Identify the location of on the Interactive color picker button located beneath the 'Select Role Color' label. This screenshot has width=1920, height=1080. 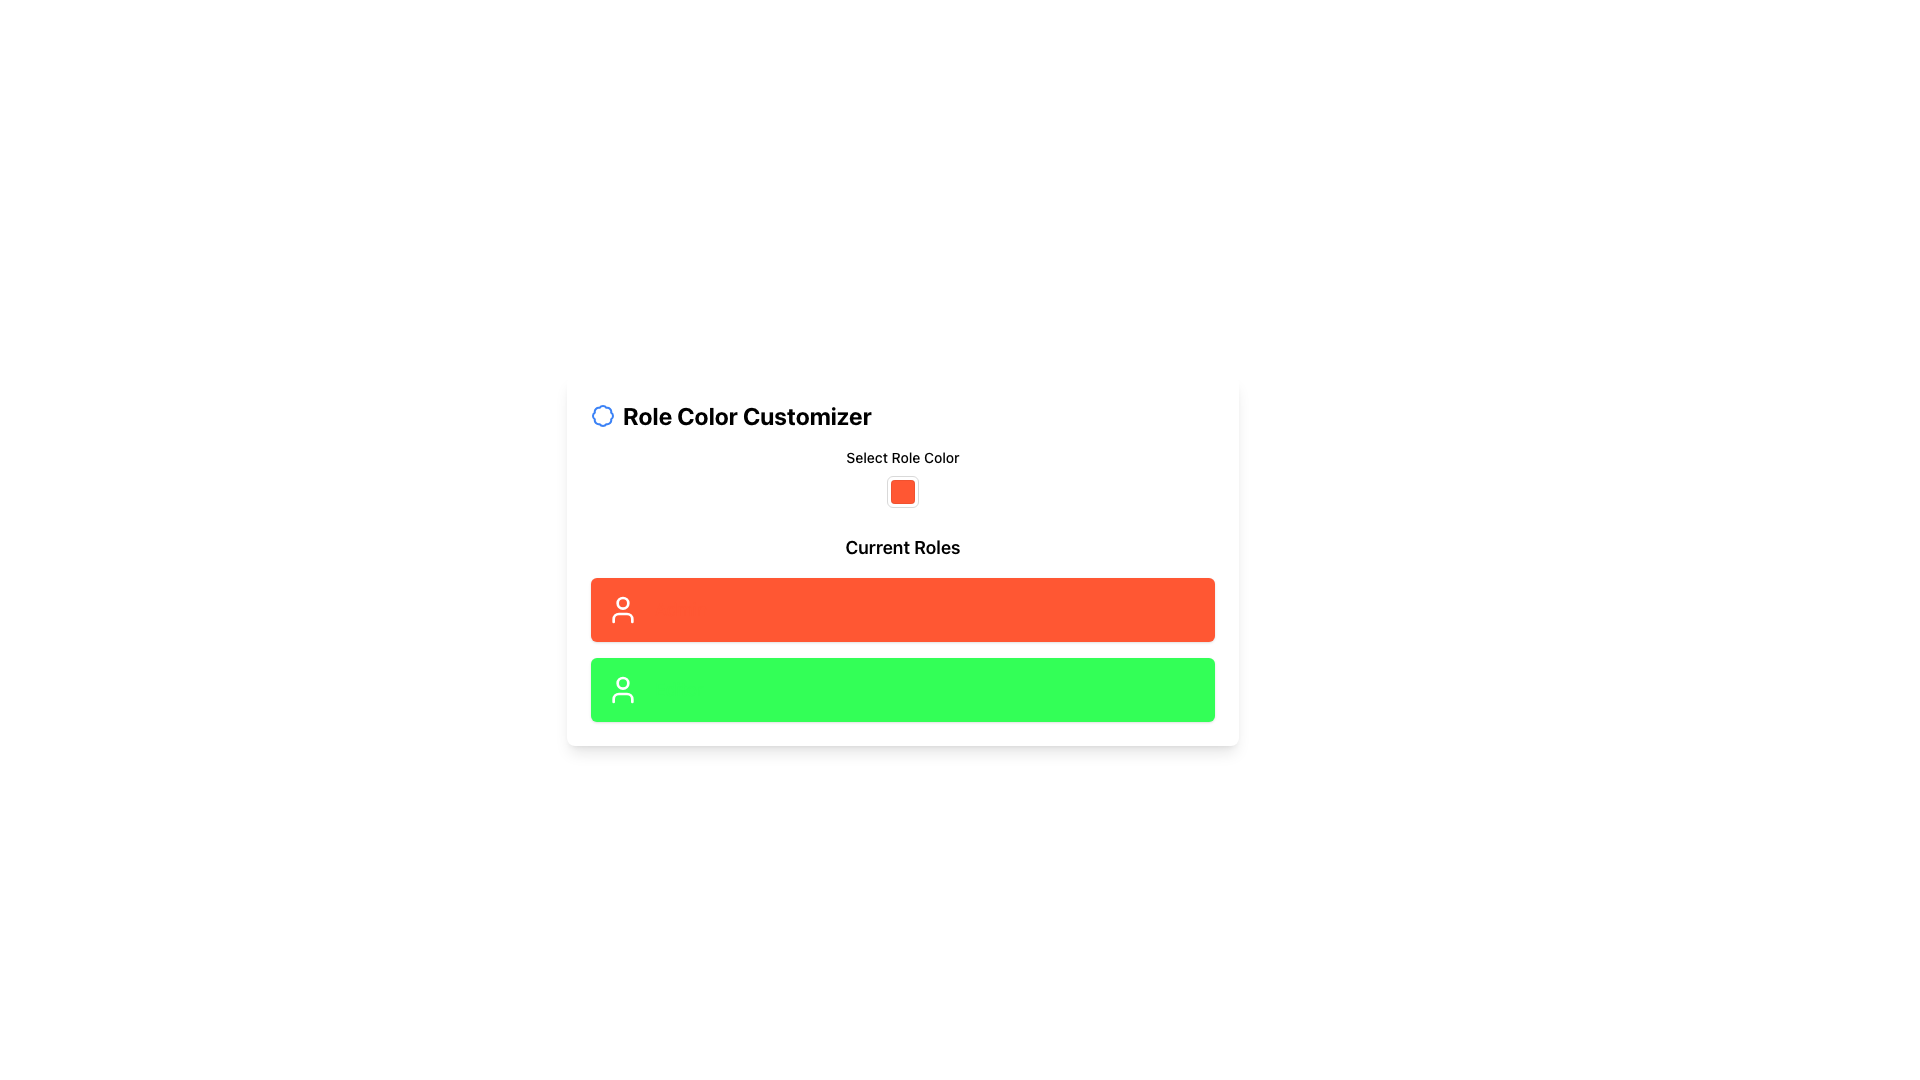
(901, 478).